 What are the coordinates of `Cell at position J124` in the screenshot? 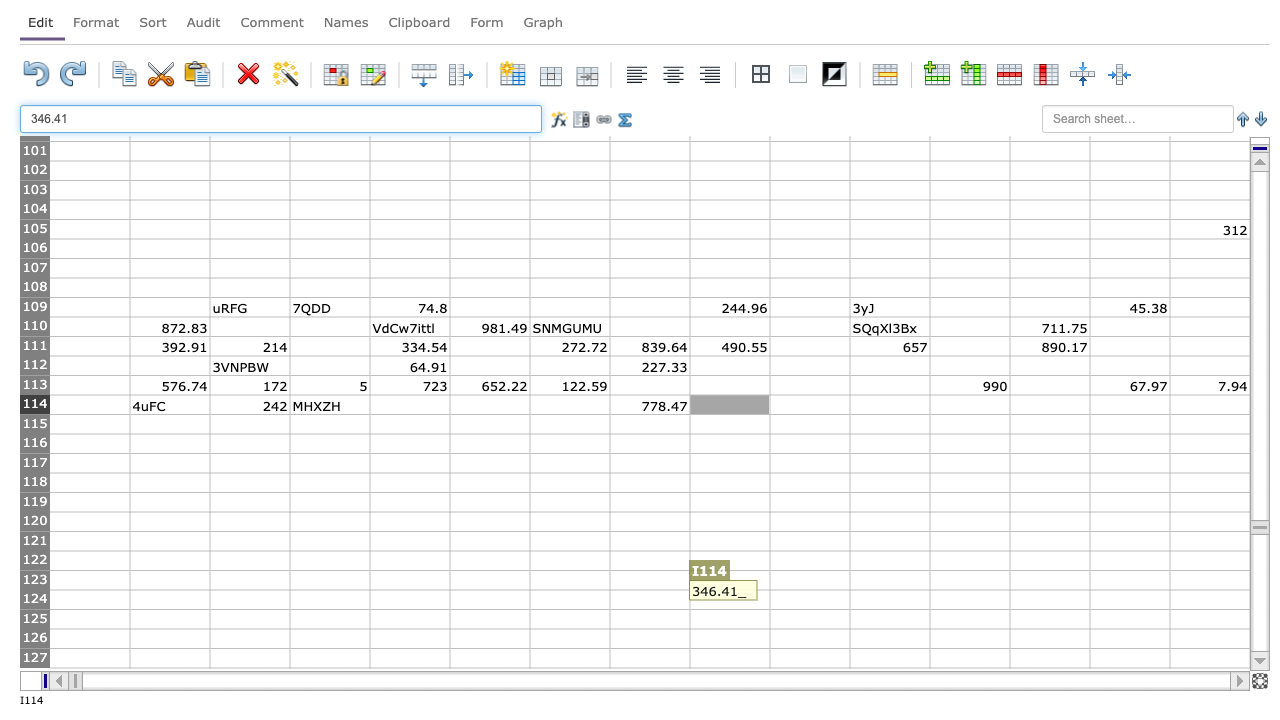 It's located at (809, 598).